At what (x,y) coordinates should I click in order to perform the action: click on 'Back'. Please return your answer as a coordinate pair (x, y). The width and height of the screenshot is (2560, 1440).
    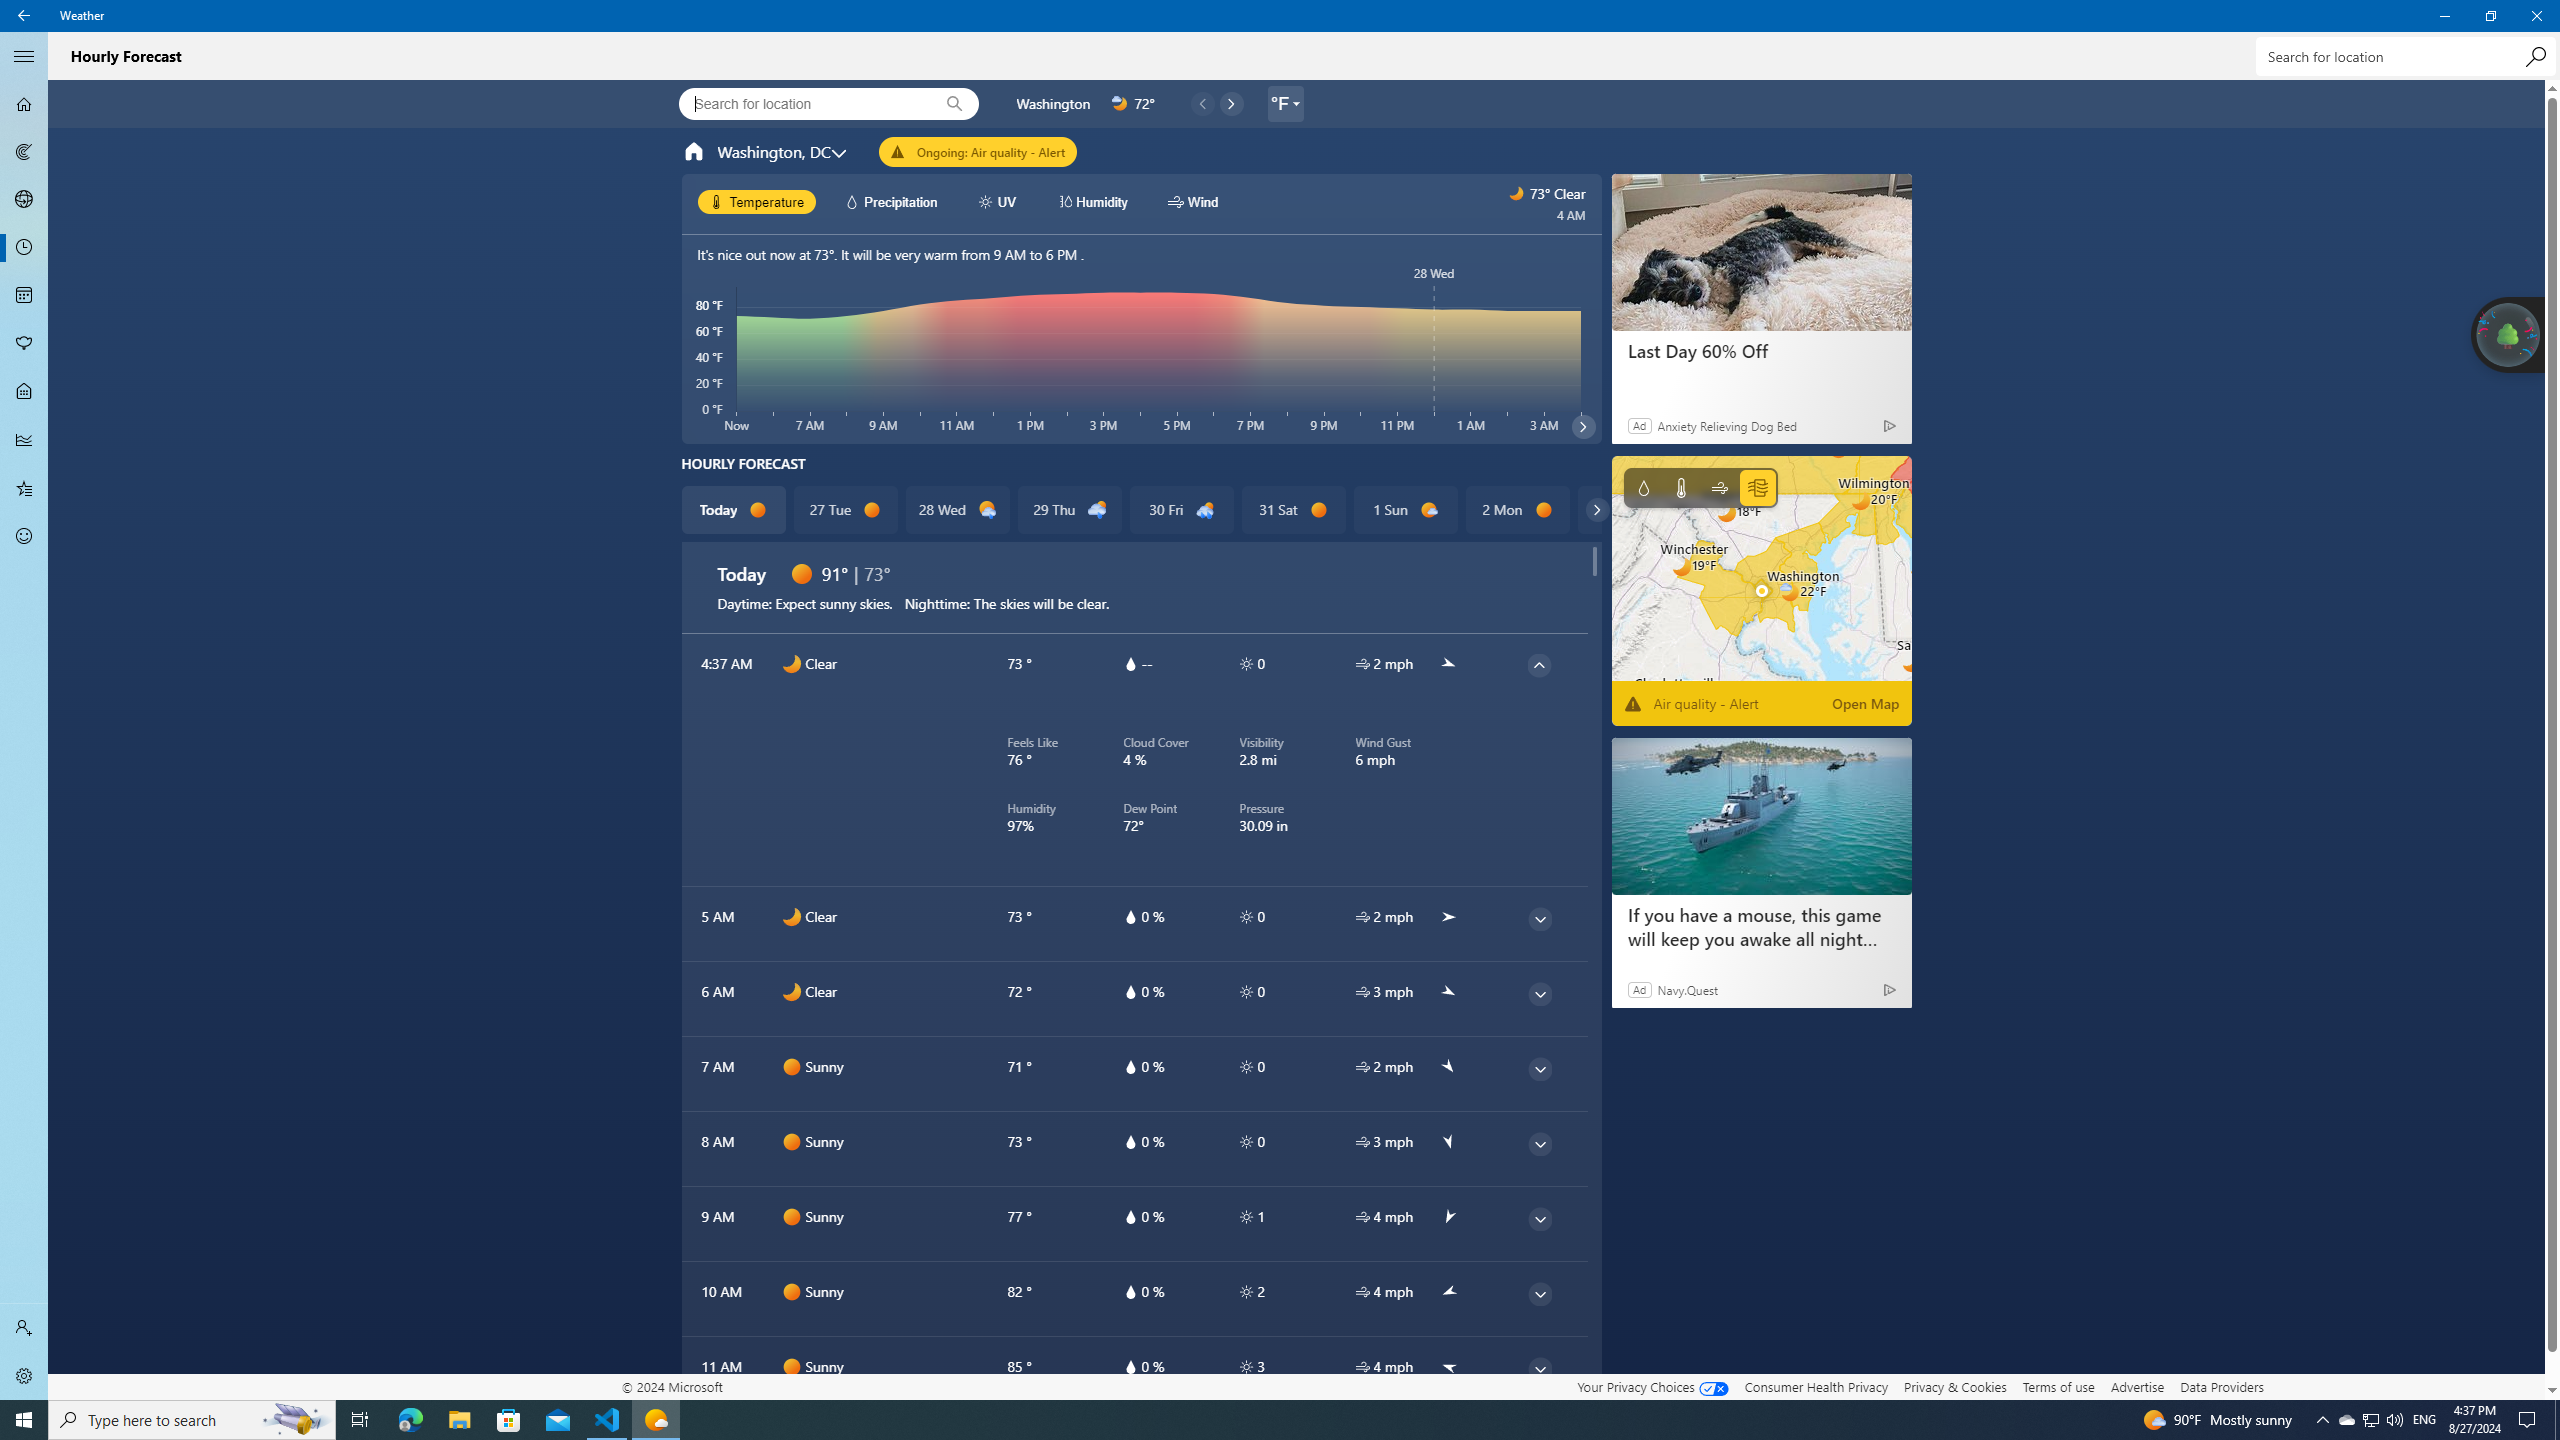
    Looking at the image, I should click on (24, 15).